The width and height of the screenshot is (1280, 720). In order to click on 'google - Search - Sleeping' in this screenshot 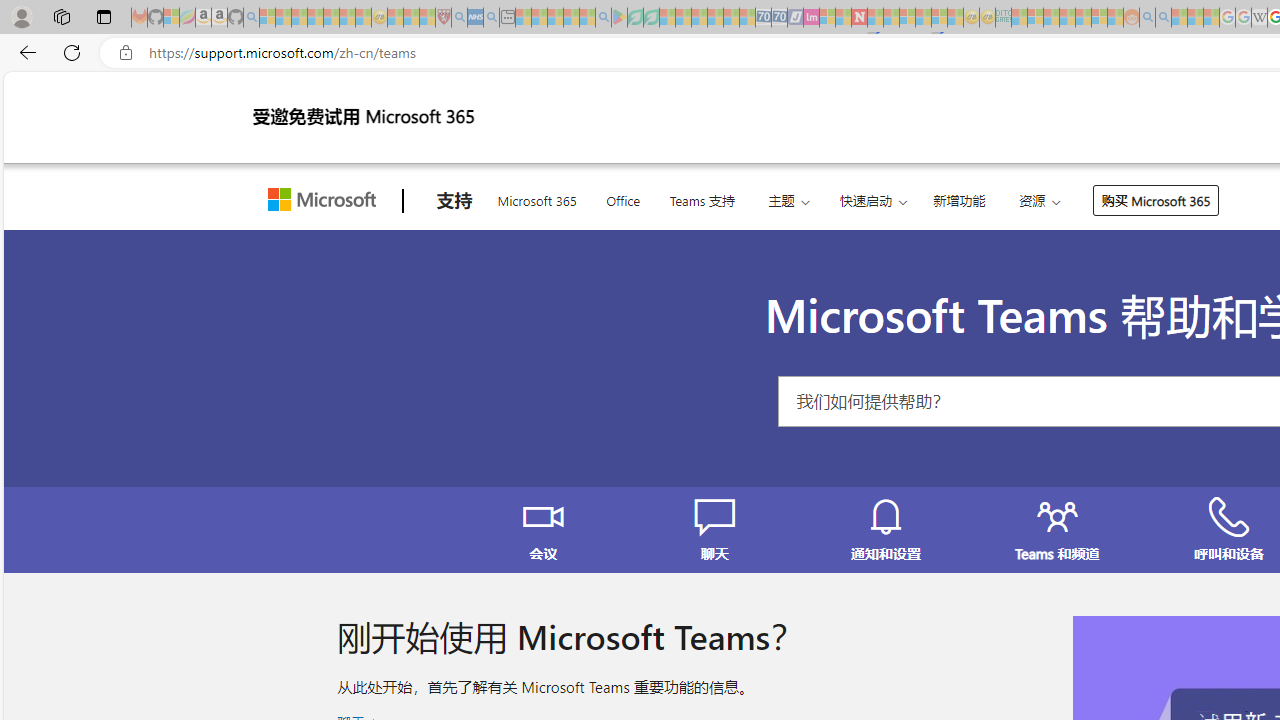, I will do `click(602, 17)`.